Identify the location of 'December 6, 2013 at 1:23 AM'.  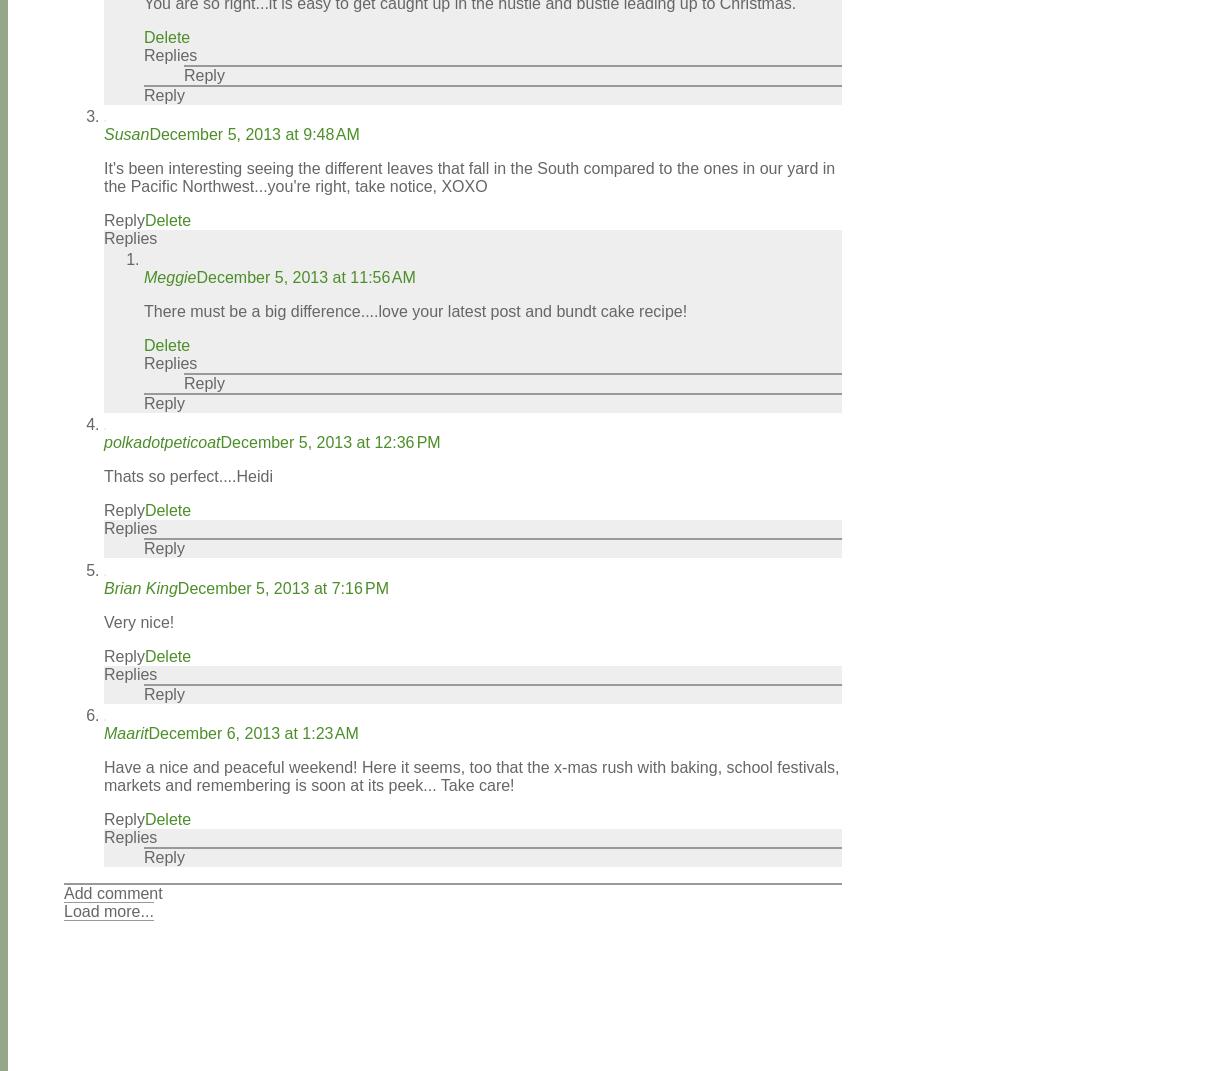
(252, 732).